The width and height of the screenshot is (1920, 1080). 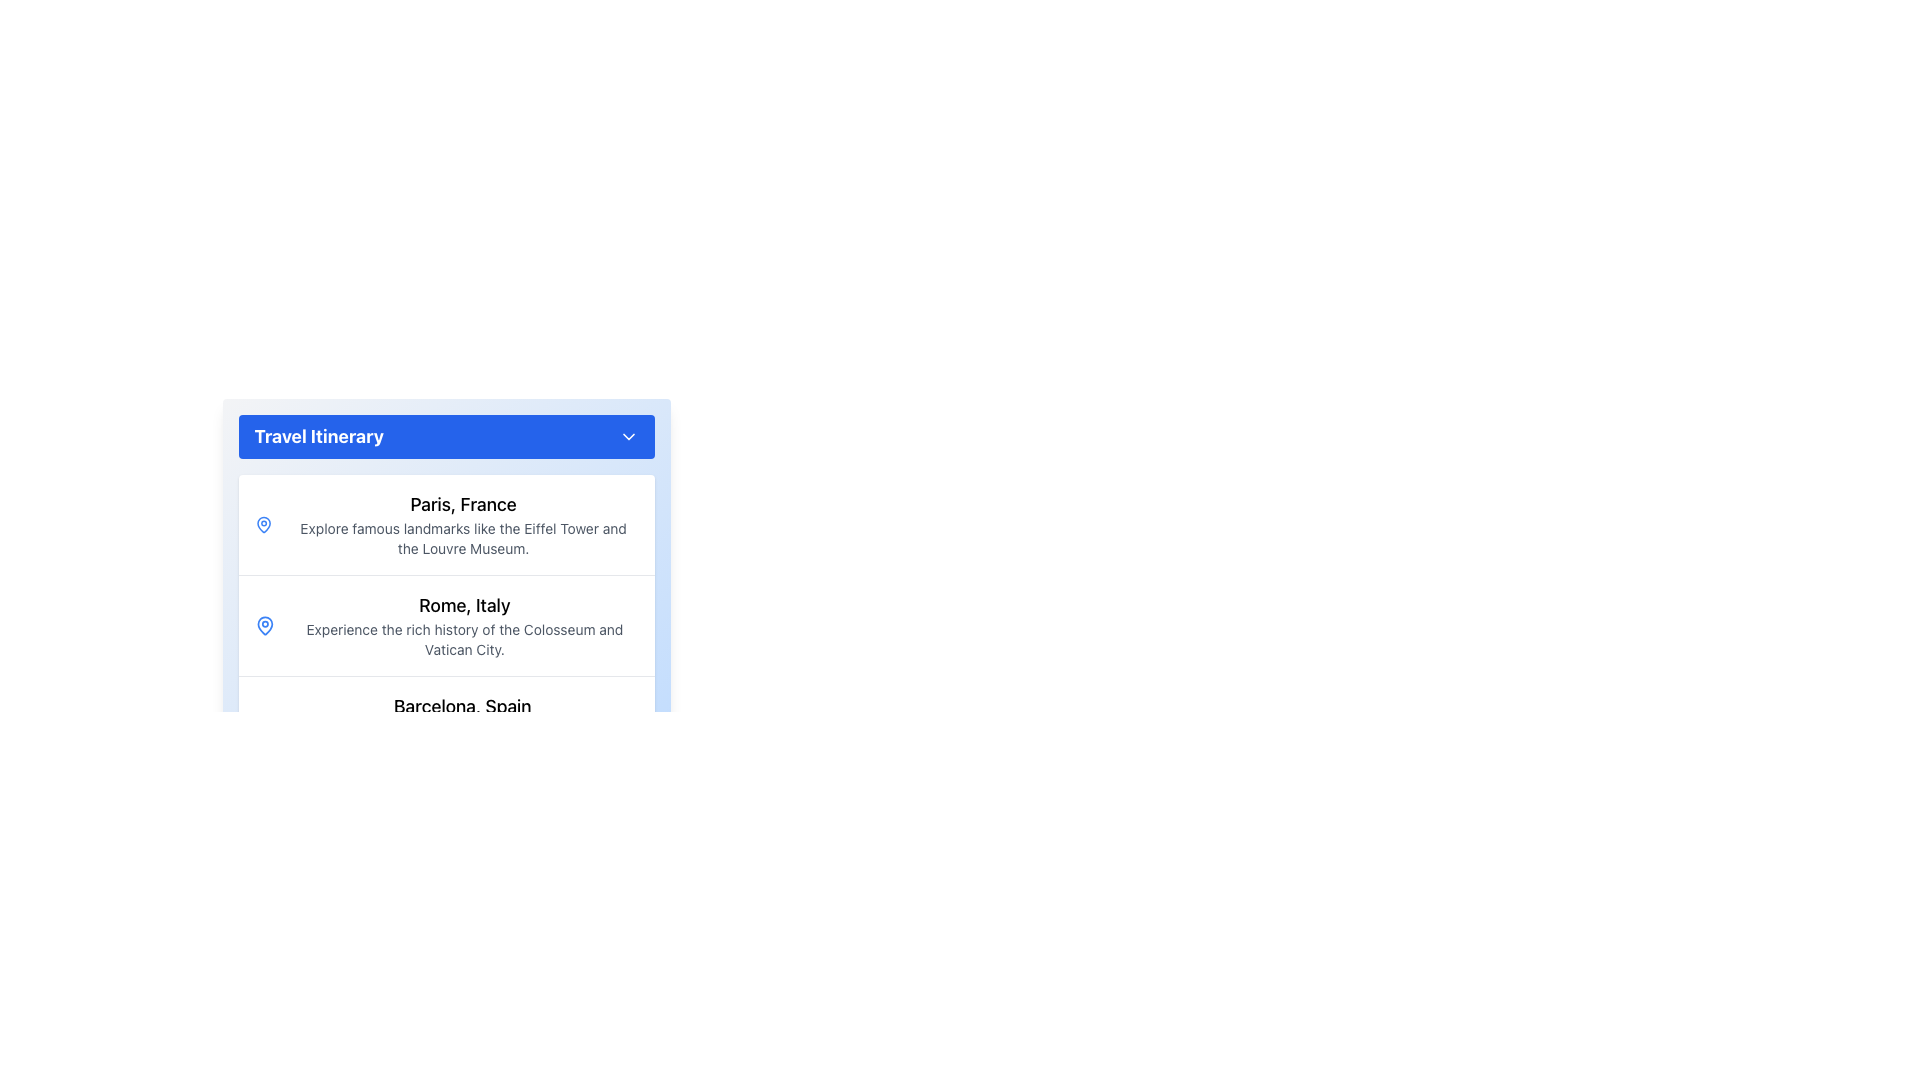 What do you see at coordinates (261, 726) in the screenshot?
I see `the visual design of the map pin icon located to the left of the text 'Barcelona, Spain' in the description block` at bounding box center [261, 726].